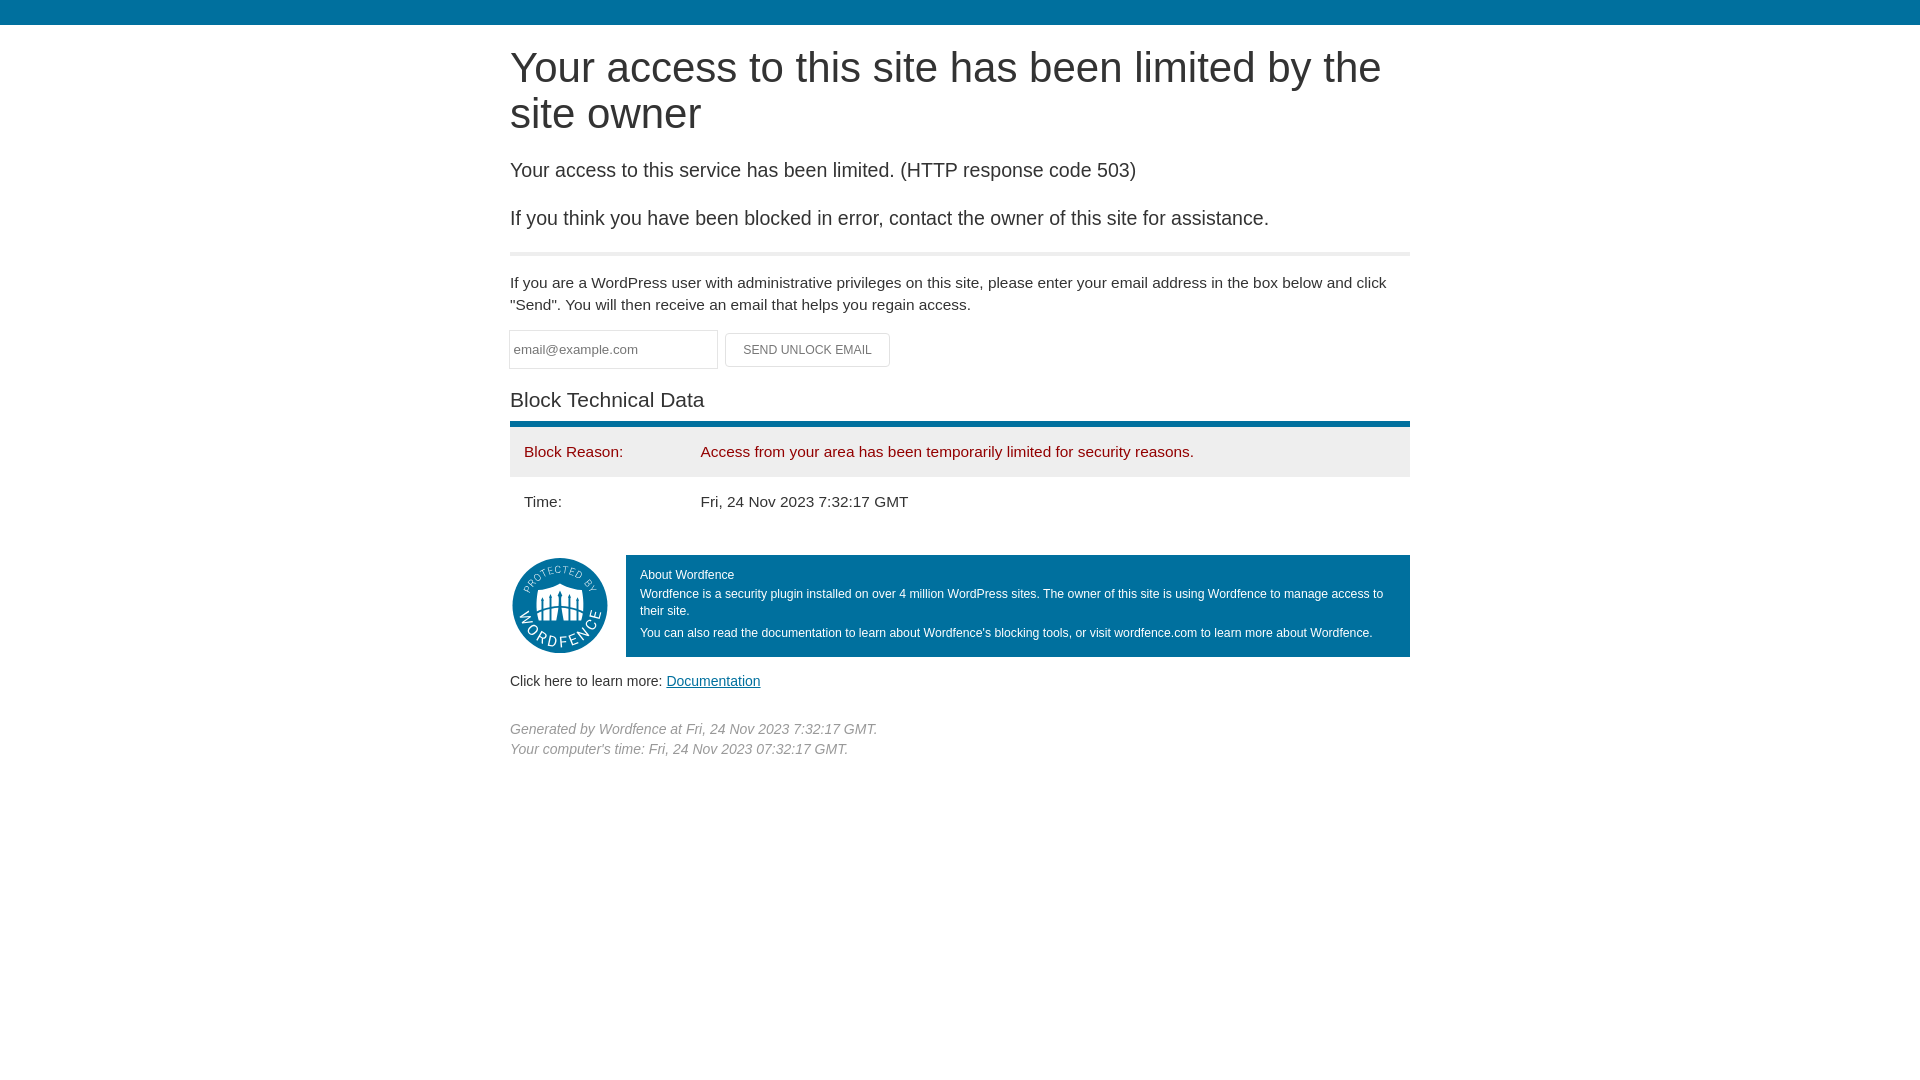 The height and width of the screenshot is (1080, 1920). Describe the element at coordinates (713, 680) in the screenshot. I see `'Documentation'` at that location.